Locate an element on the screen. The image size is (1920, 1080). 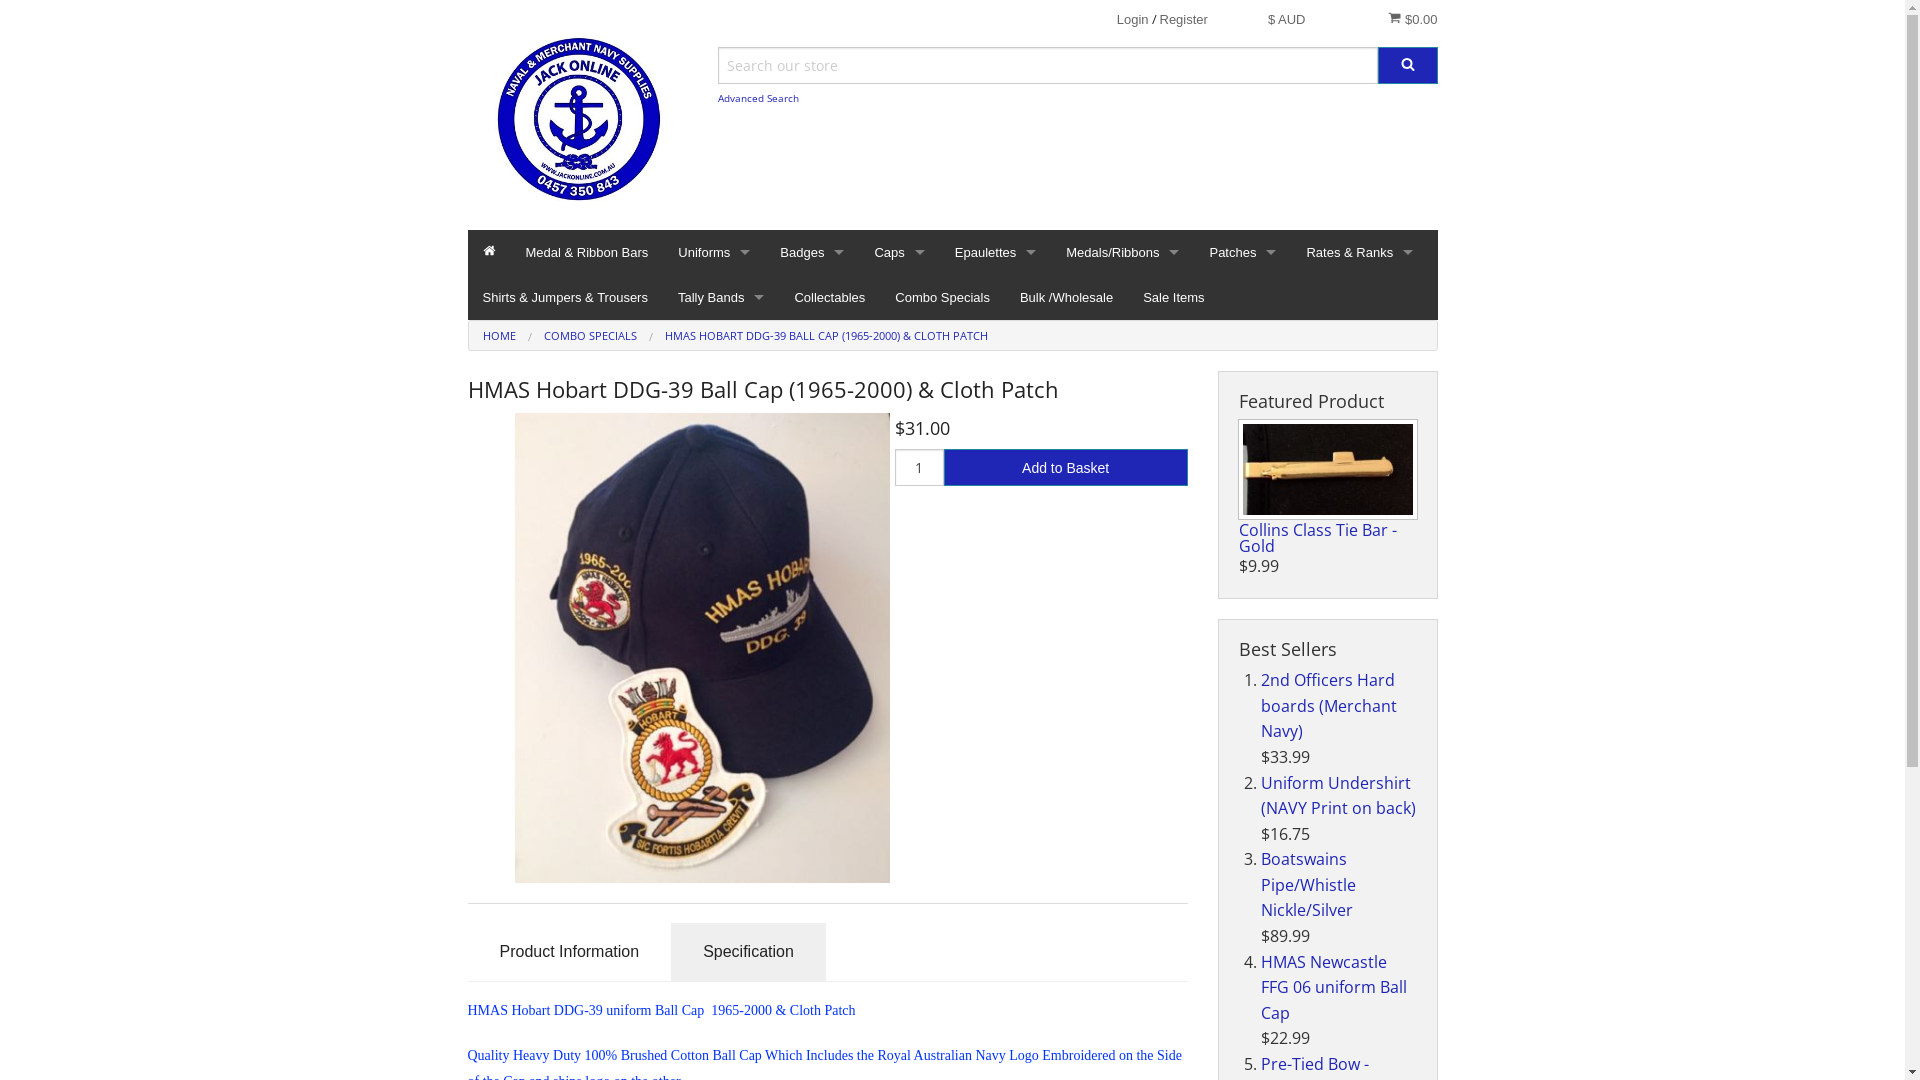
'$0.00' is located at coordinates (1411, 19).